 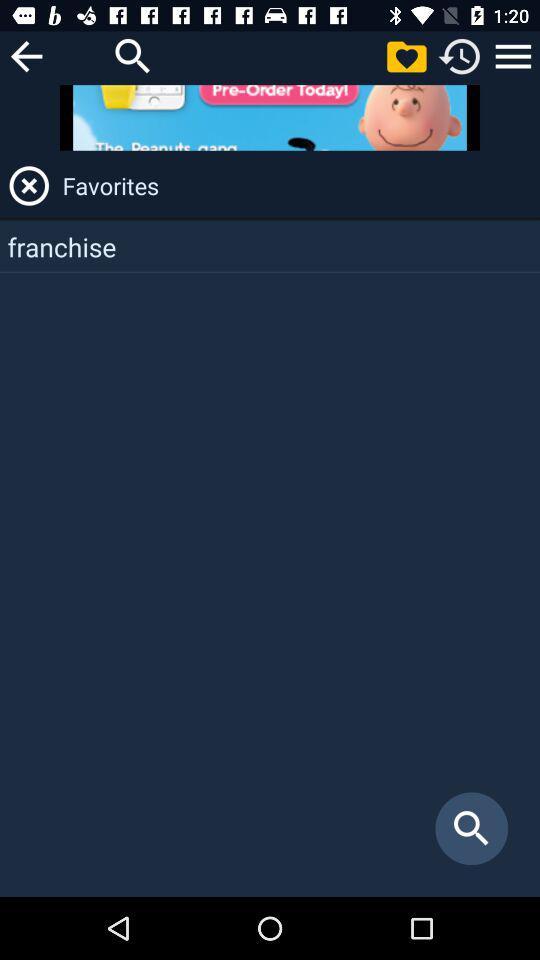 What do you see at coordinates (28, 185) in the screenshot?
I see `the window` at bounding box center [28, 185].